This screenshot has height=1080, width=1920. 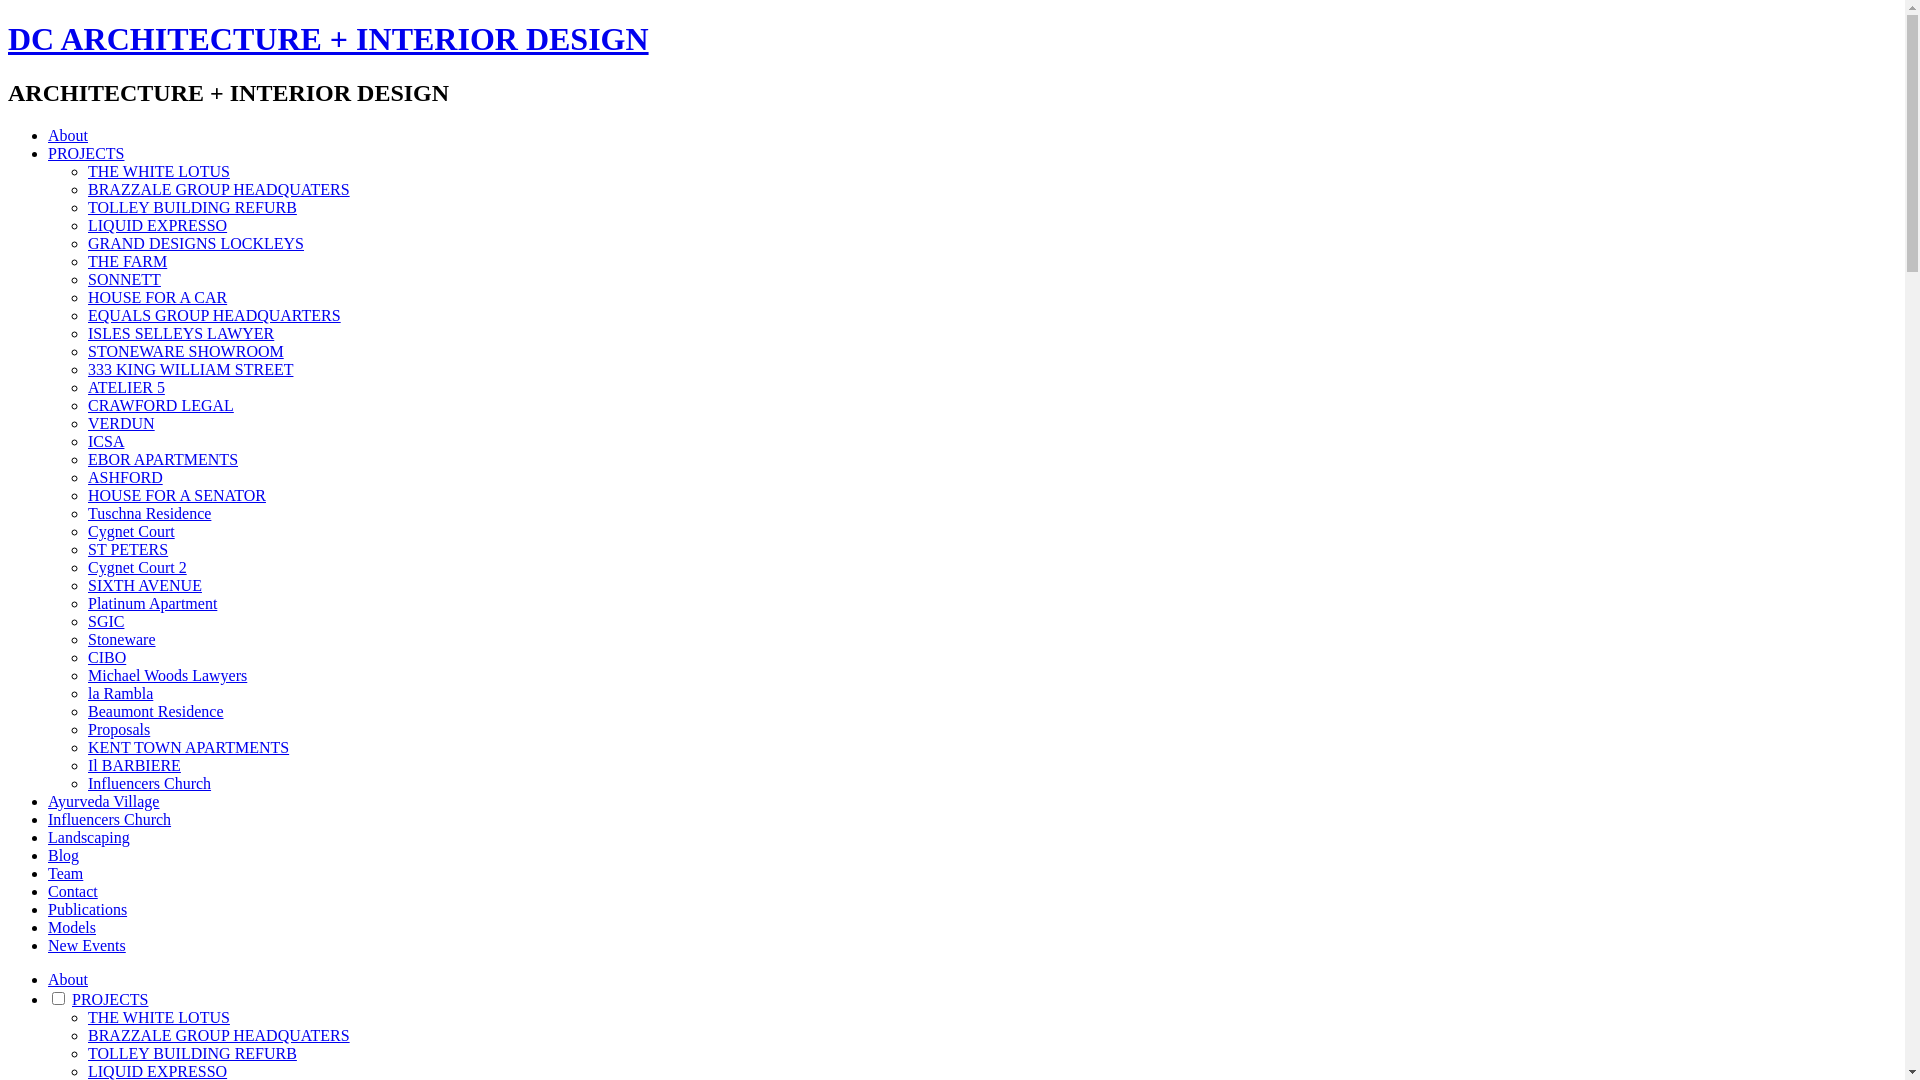 I want to click on 'KENT TOWN APARTMENTS', so click(x=188, y=747).